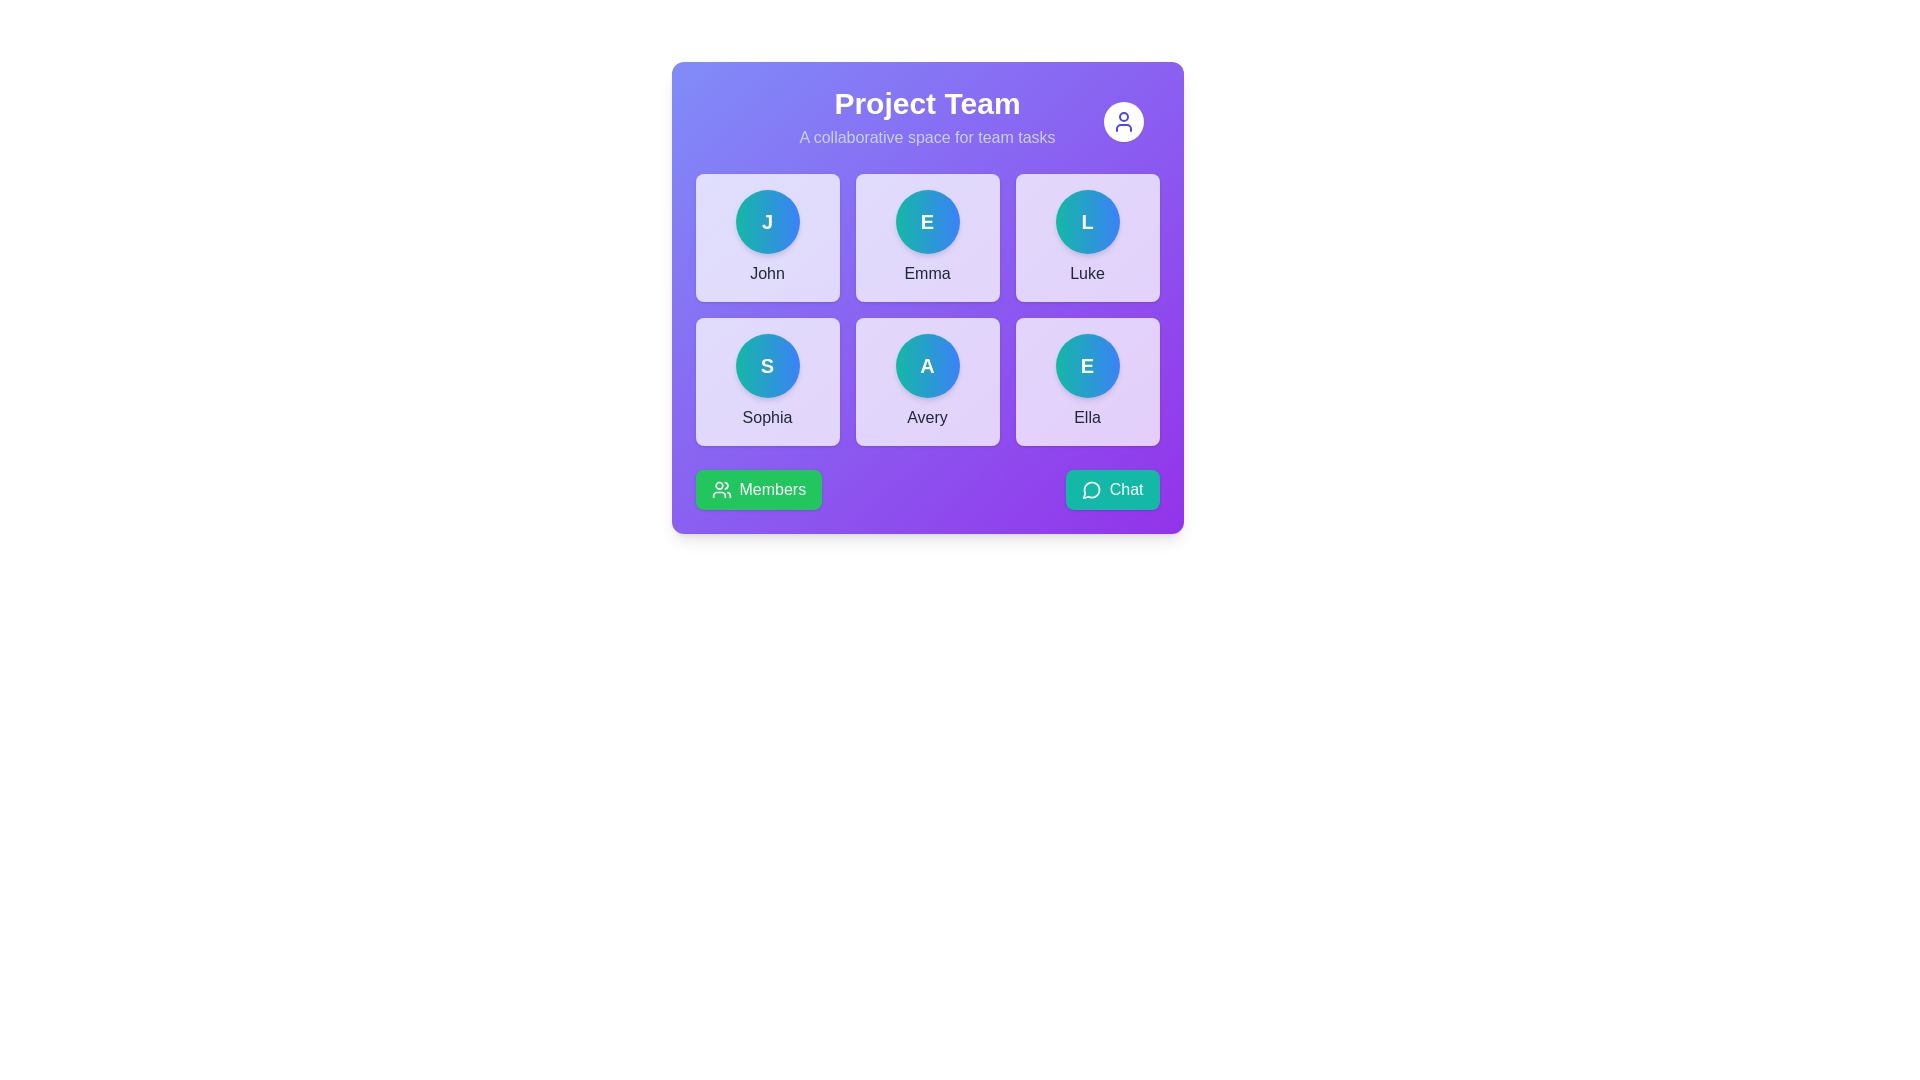 Image resolution: width=1920 pixels, height=1080 pixels. Describe the element at coordinates (771, 489) in the screenshot. I see `the 'Members' button which features a white text label on a green background, located at the bottom left corner of the interface` at that location.